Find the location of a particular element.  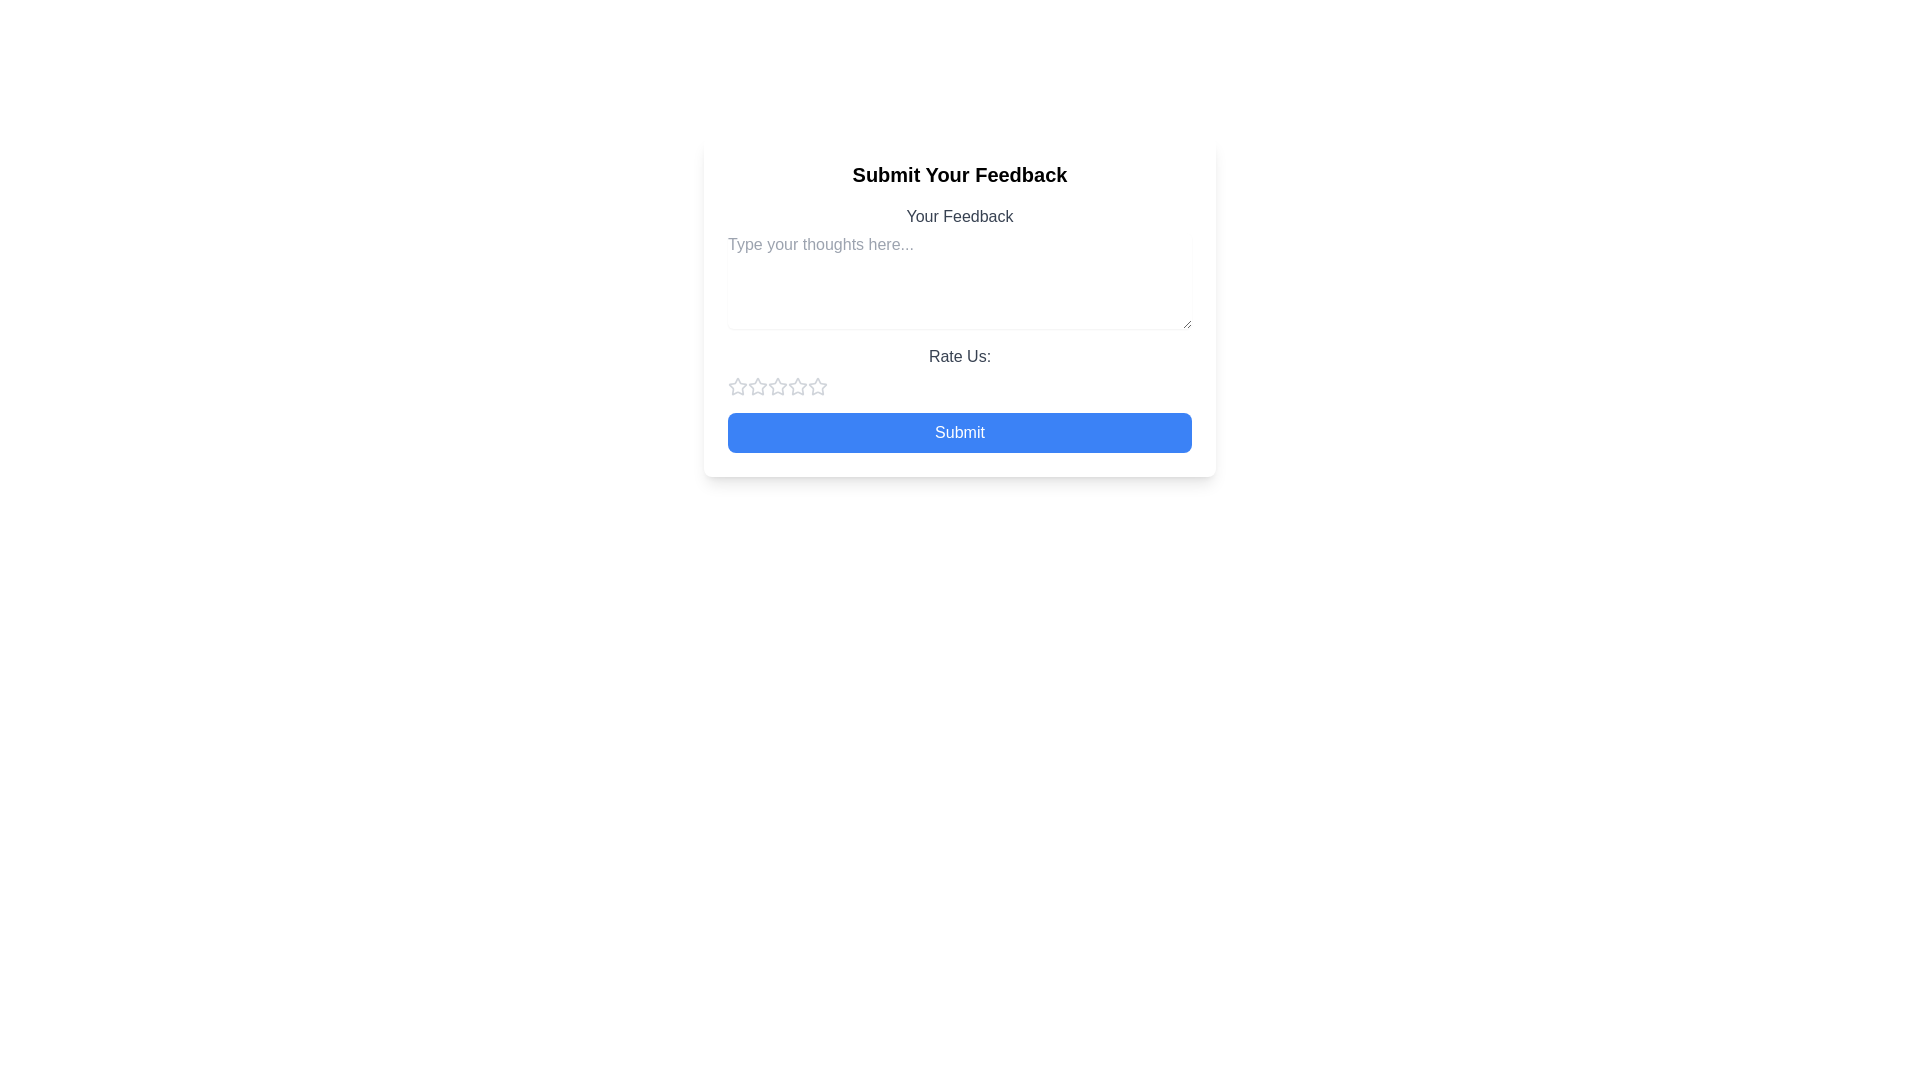

the heading text at the top of the feedback submission section is located at coordinates (960, 173).